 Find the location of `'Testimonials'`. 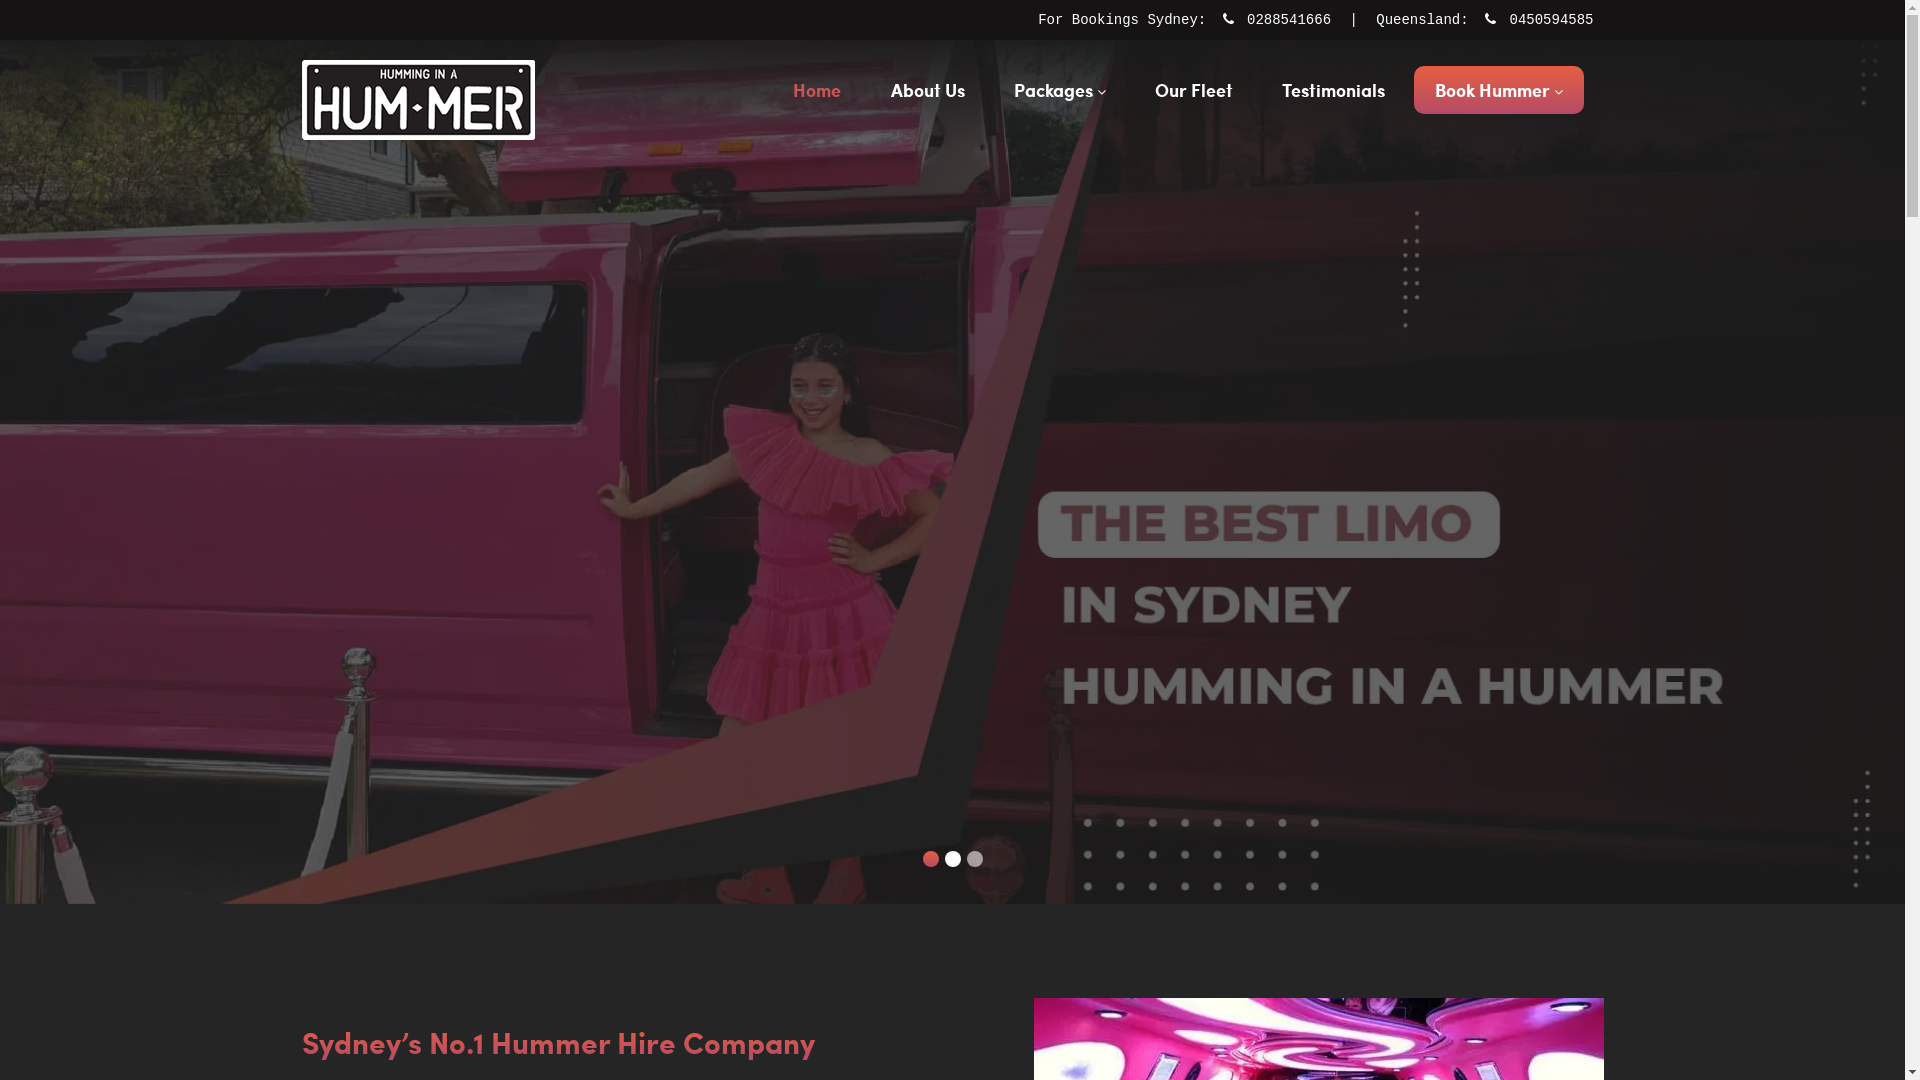

'Testimonials' is located at coordinates (1260, 88).